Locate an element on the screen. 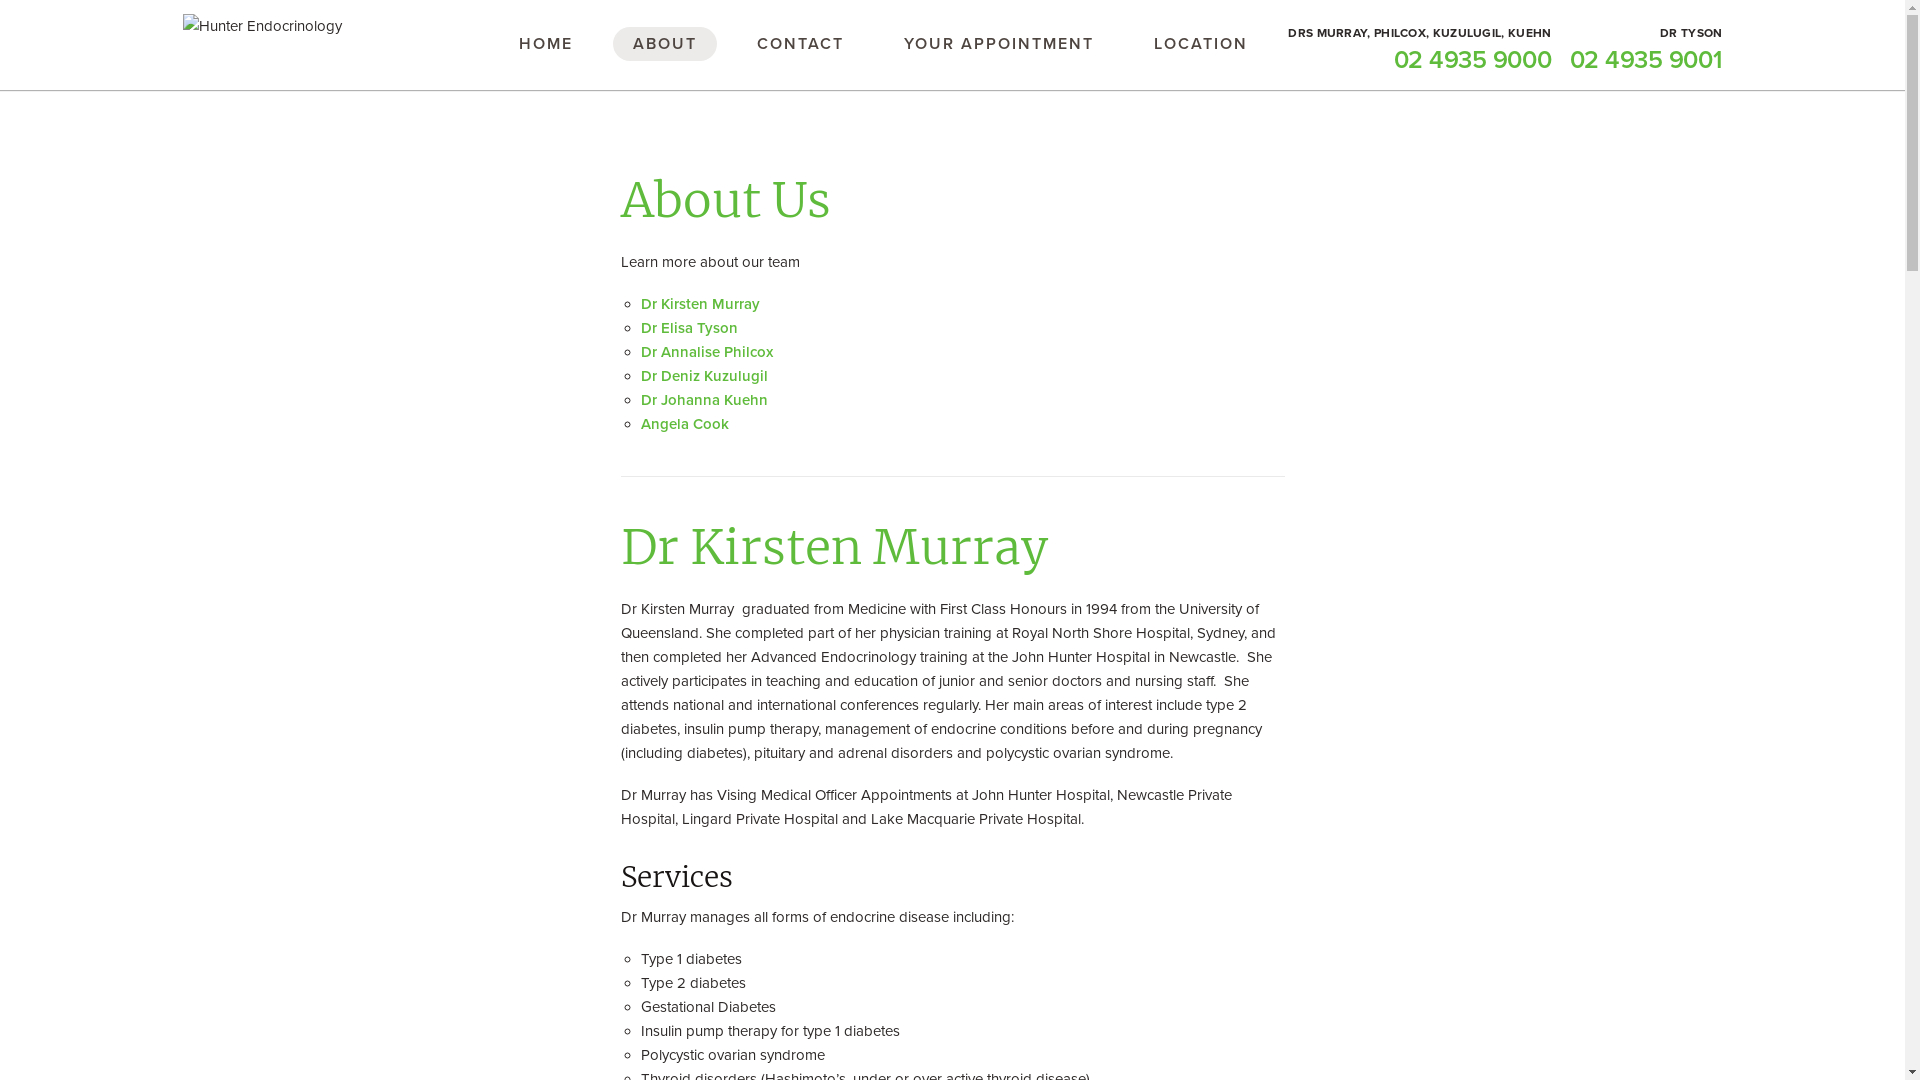 This screenshot has height=1080, width=1920. 'DR TYSON is located at coordinates (1646, 49).